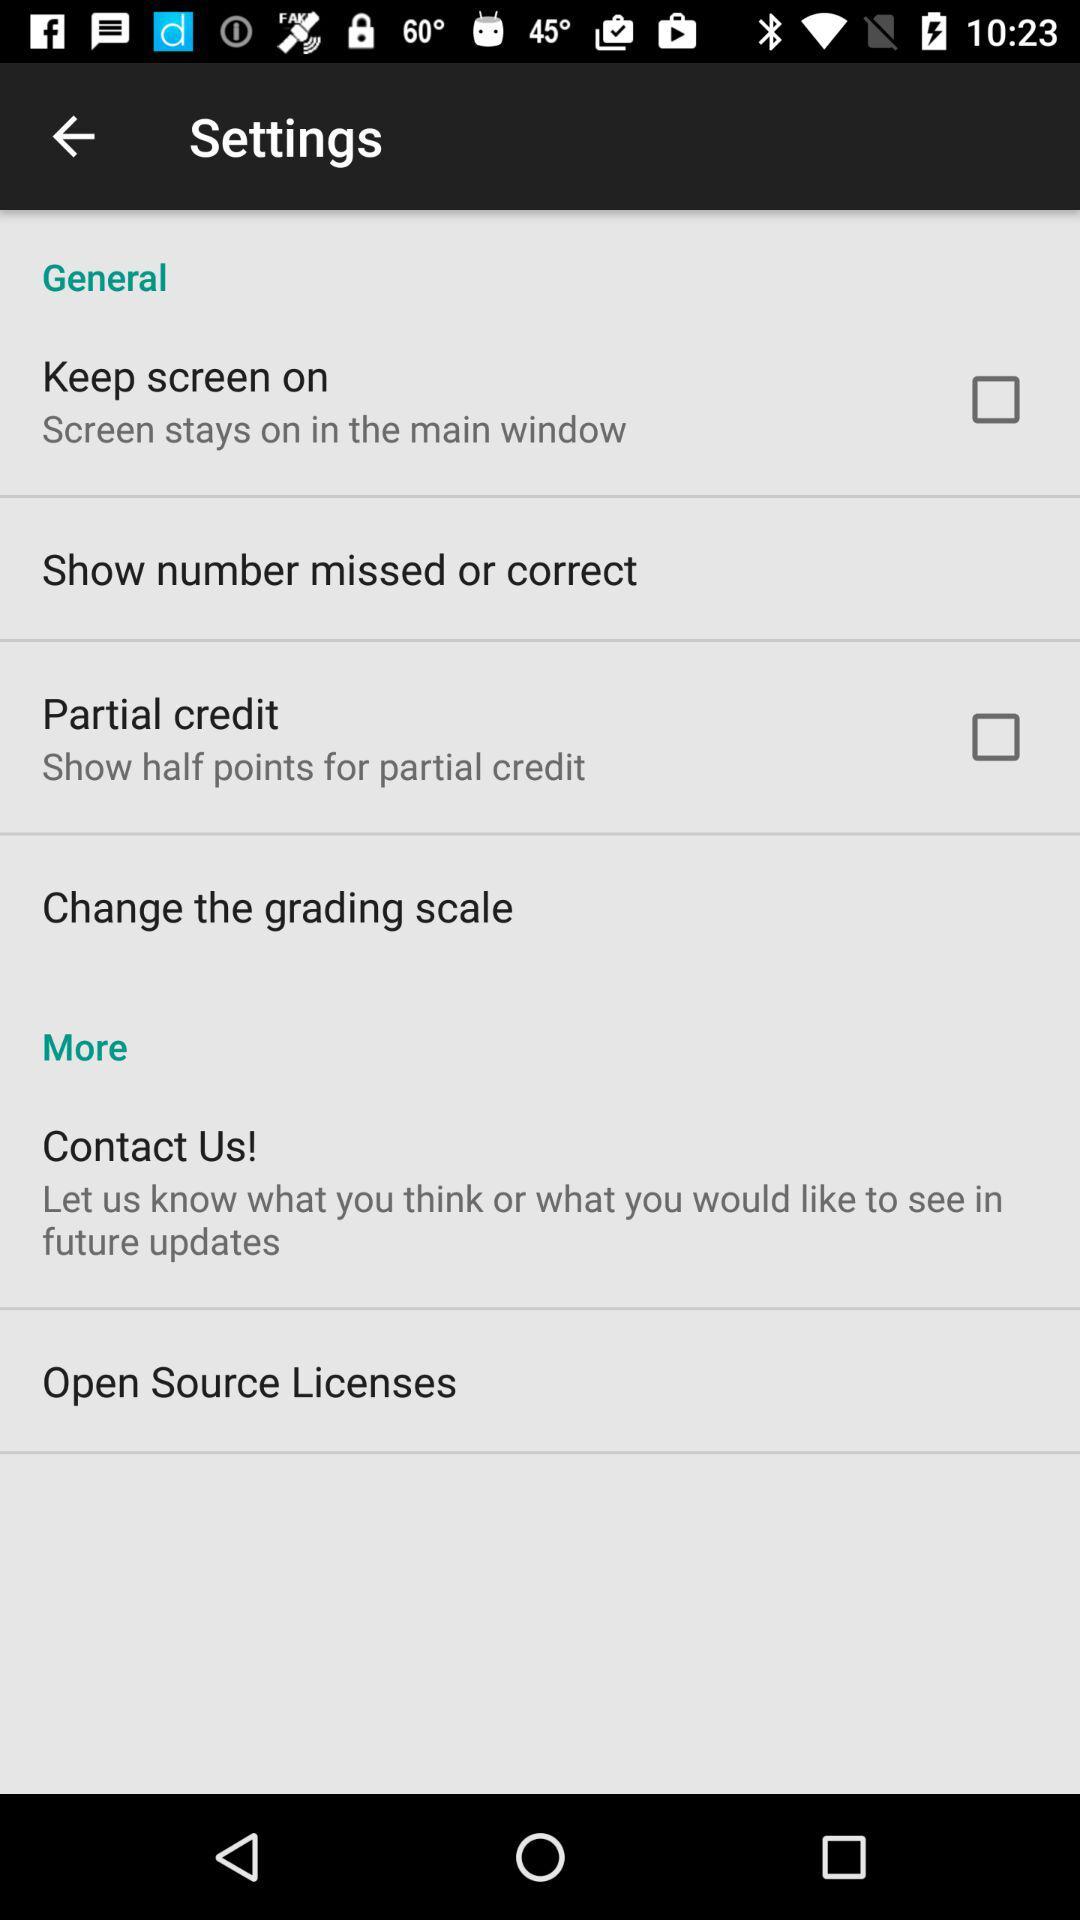 This screenshot has height=1920, width=1080. Describe the element at coordinates (148, 1144) in the screenshot. I see `the icon above let us know icon` at that location.